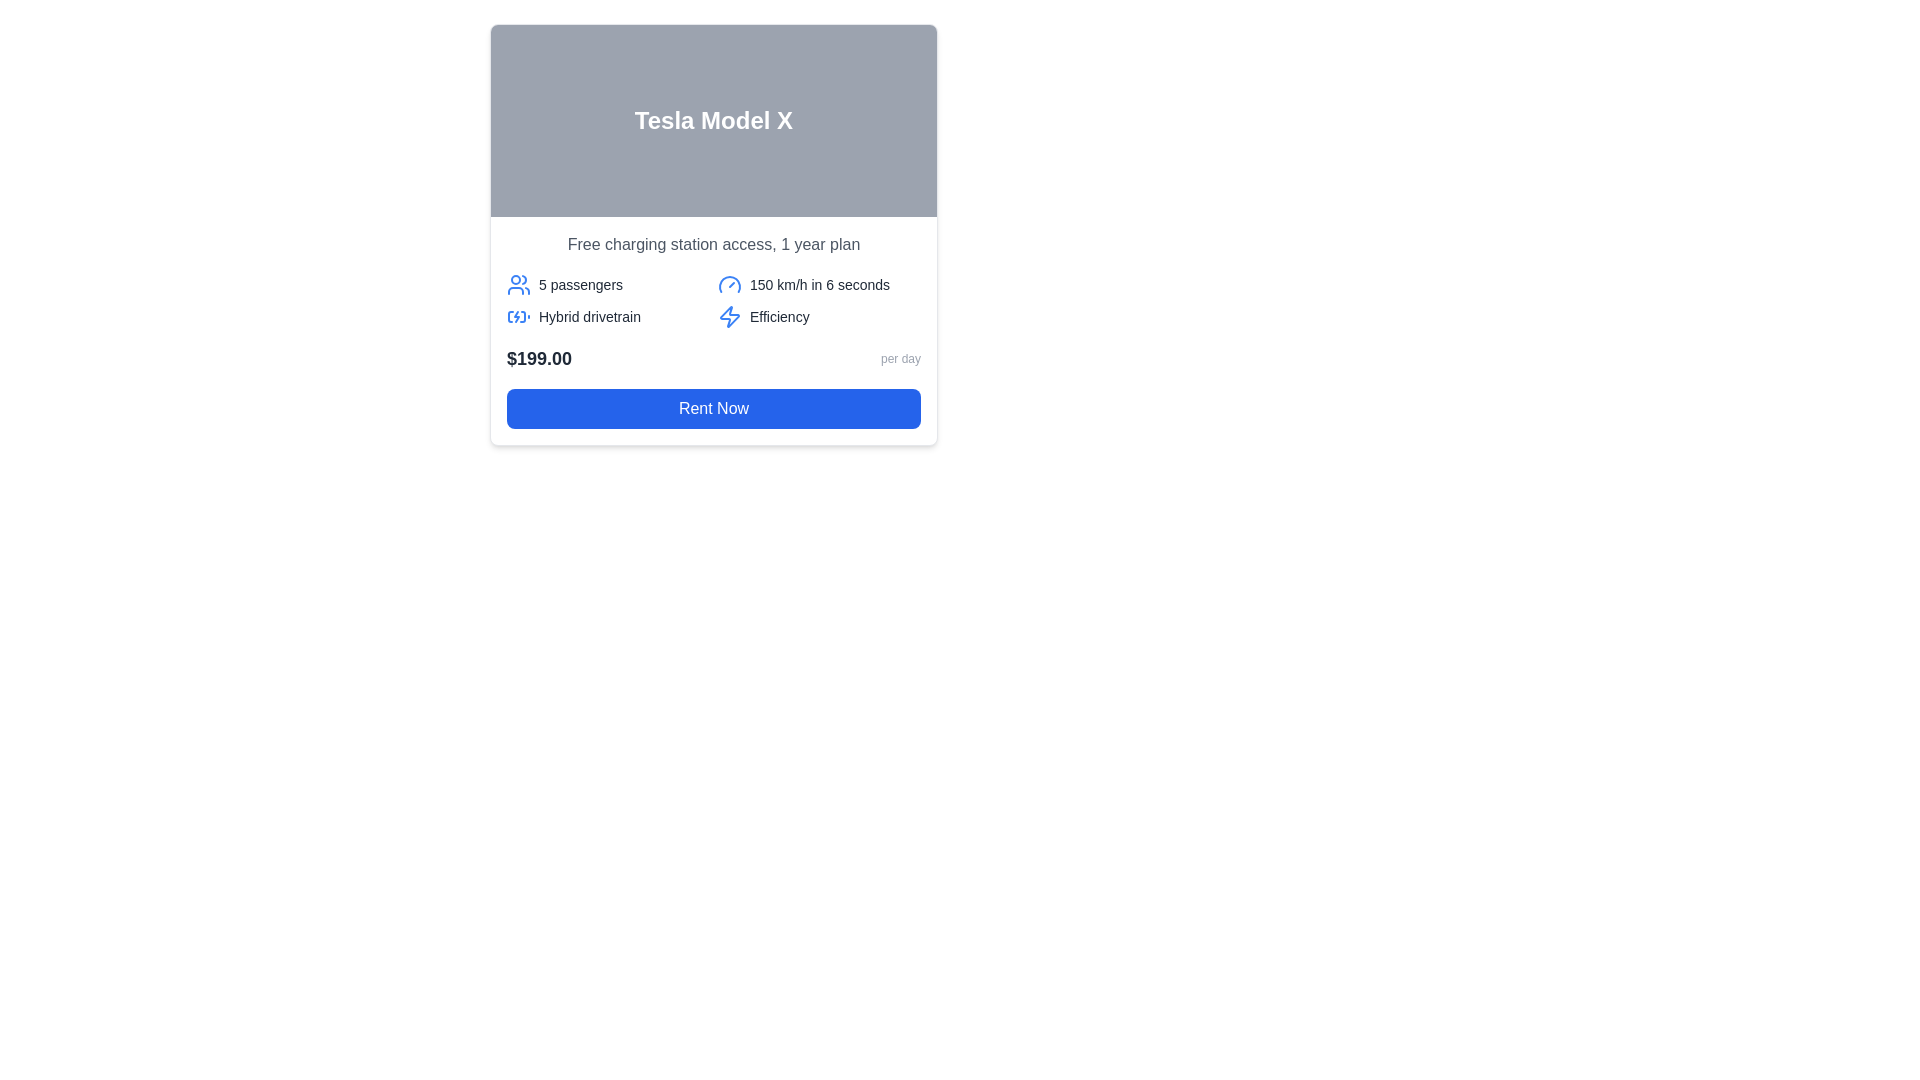  What do you see at coordinates (900, 357) in the screenshot?
I see `the text label displaying 'per day', which is located at the bottom right of the card component next to the monetary value of '$199.00'` at bounding box center [900, 357].